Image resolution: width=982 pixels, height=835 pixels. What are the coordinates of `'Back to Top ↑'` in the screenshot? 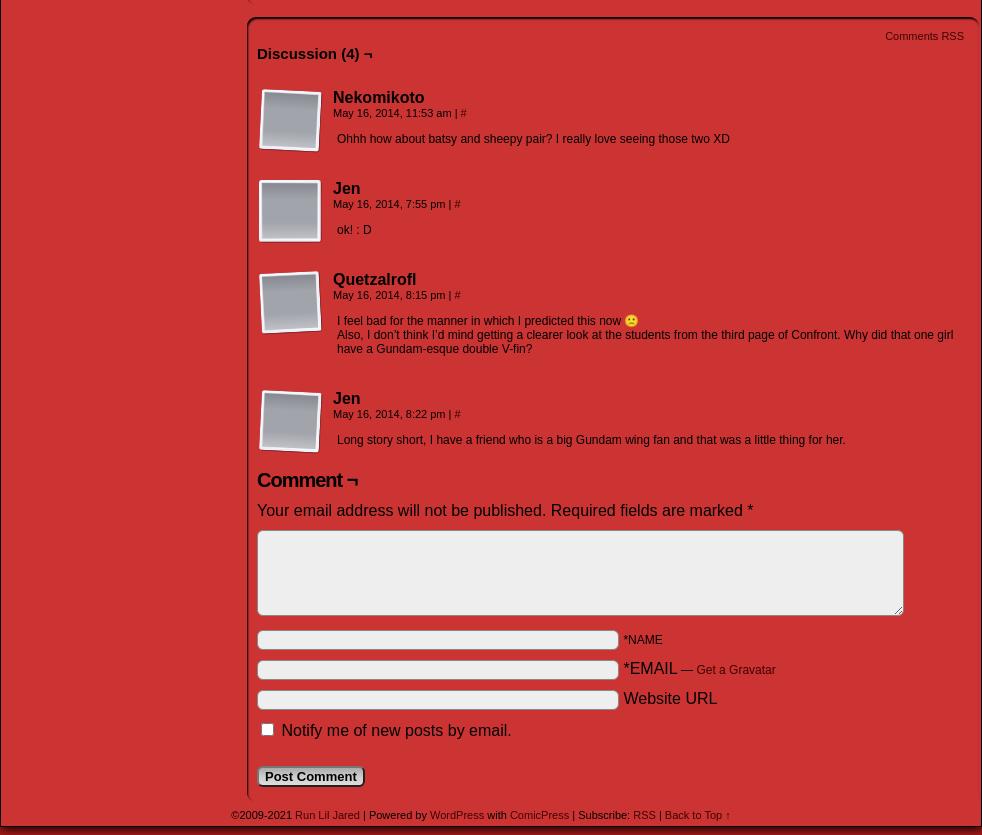 It's located at (696, 813).